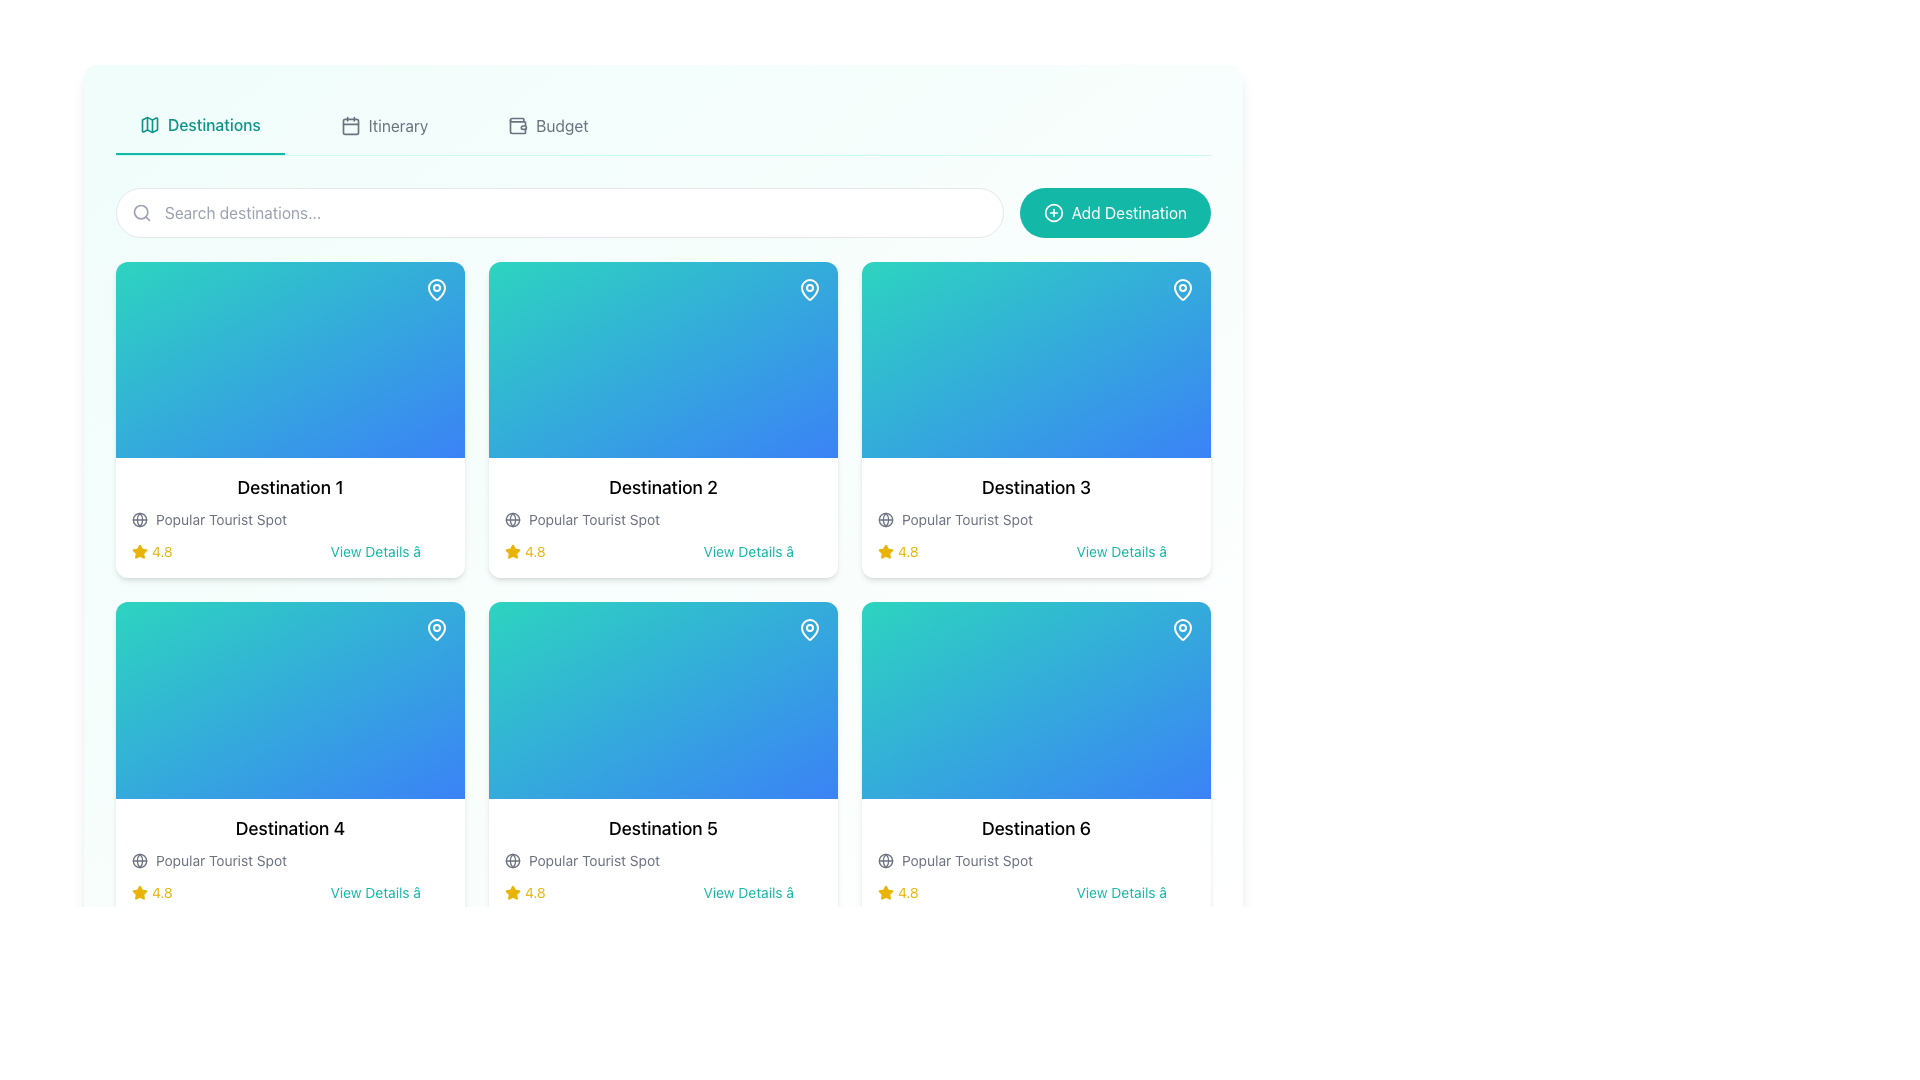  I want to click on the text label 'Popular Tourist Spot' displayed in gray font, which is located in the middle card of the top row in a grid layout of six cards, so click(967, 519).